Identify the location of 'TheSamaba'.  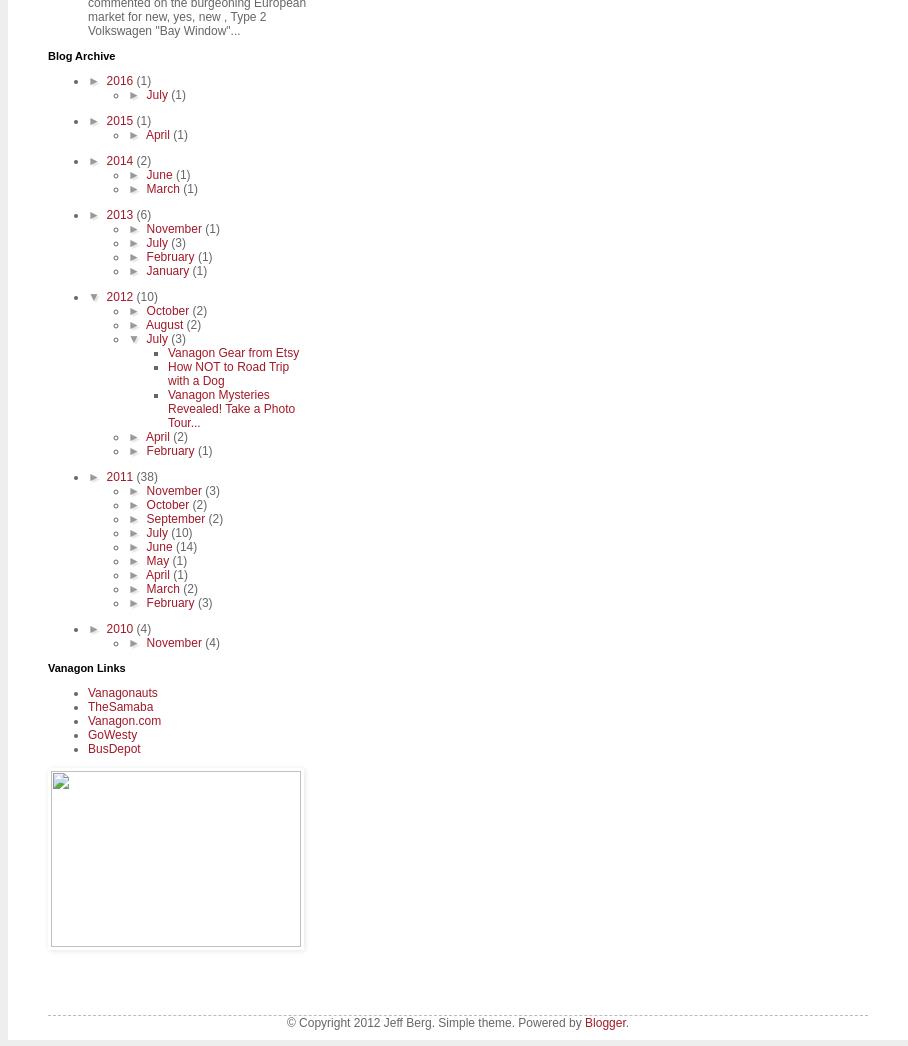
(120, 706).